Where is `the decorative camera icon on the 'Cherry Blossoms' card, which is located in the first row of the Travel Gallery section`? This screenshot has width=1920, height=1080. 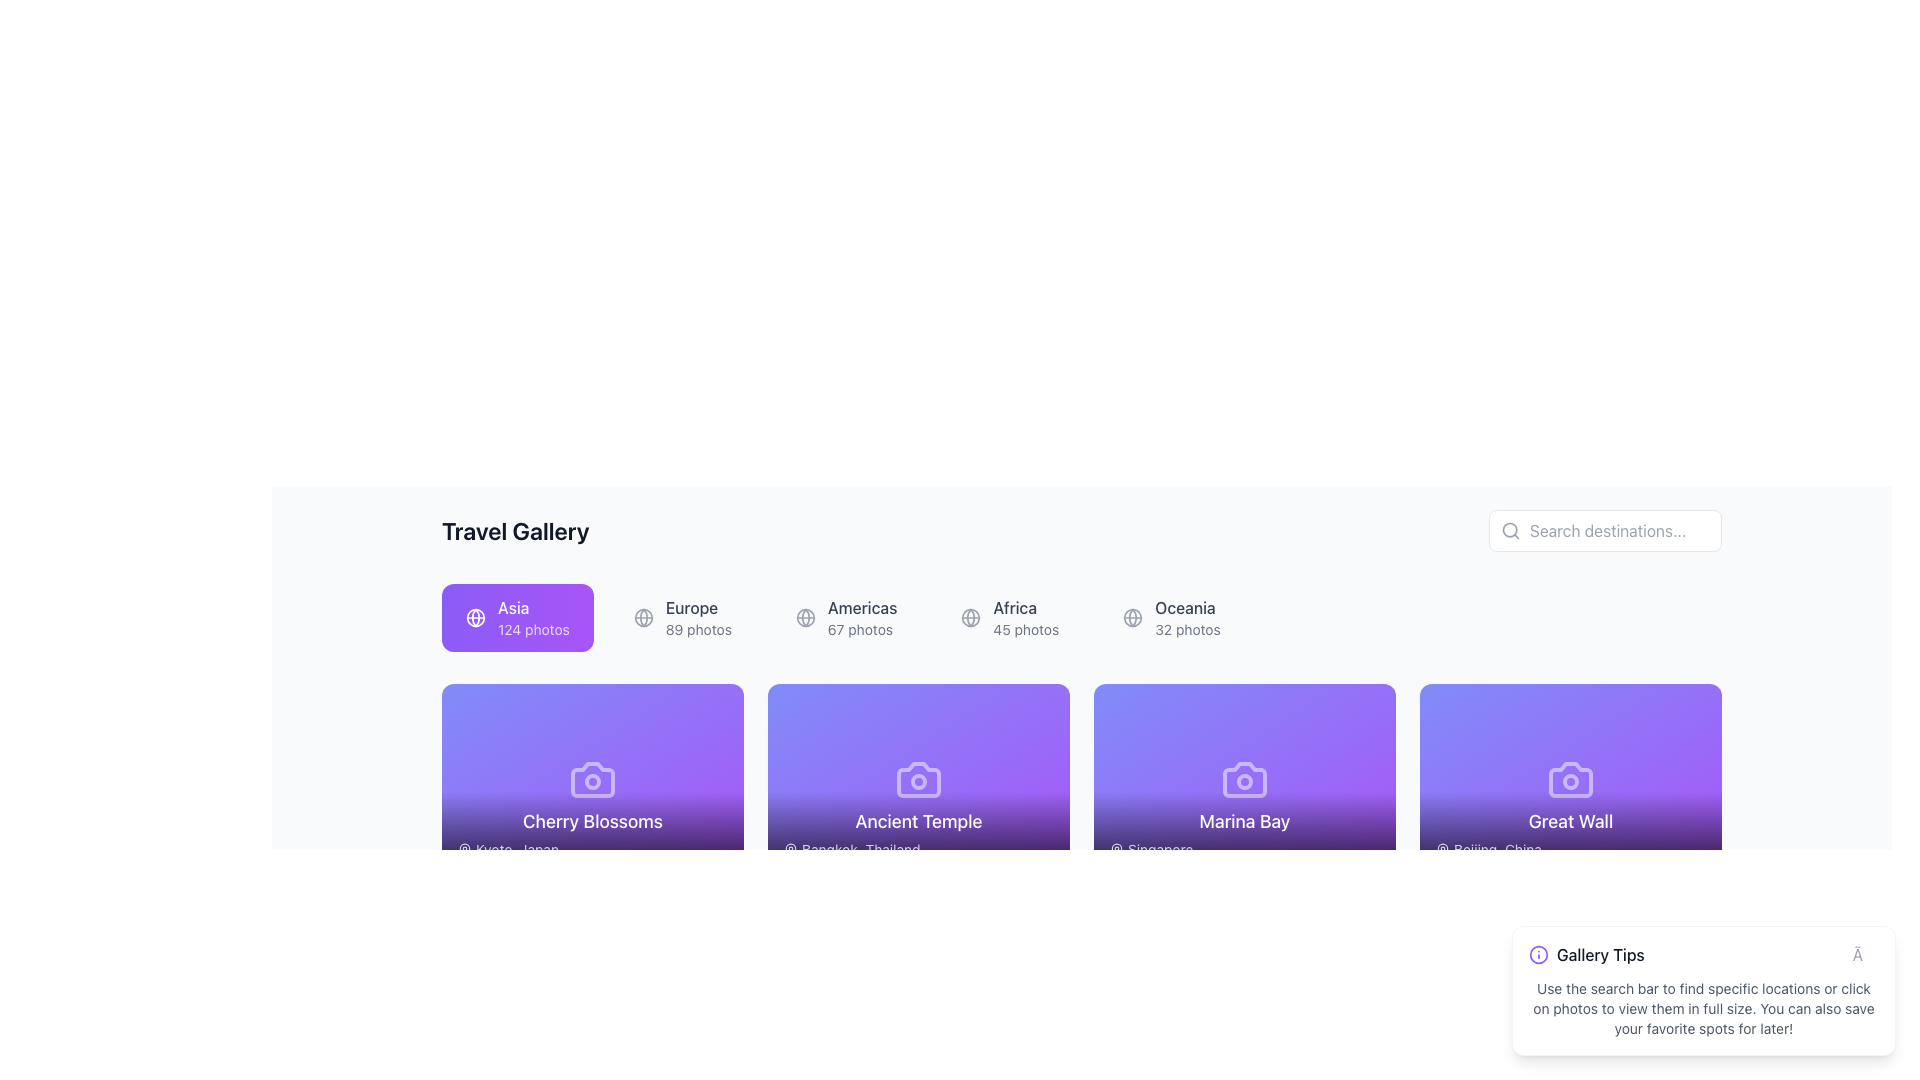
the decorative camera icon on the 'Cherry Blossoms' card, which is located in the first row of the Travel Gallery section is located at coordinates (592, 778).